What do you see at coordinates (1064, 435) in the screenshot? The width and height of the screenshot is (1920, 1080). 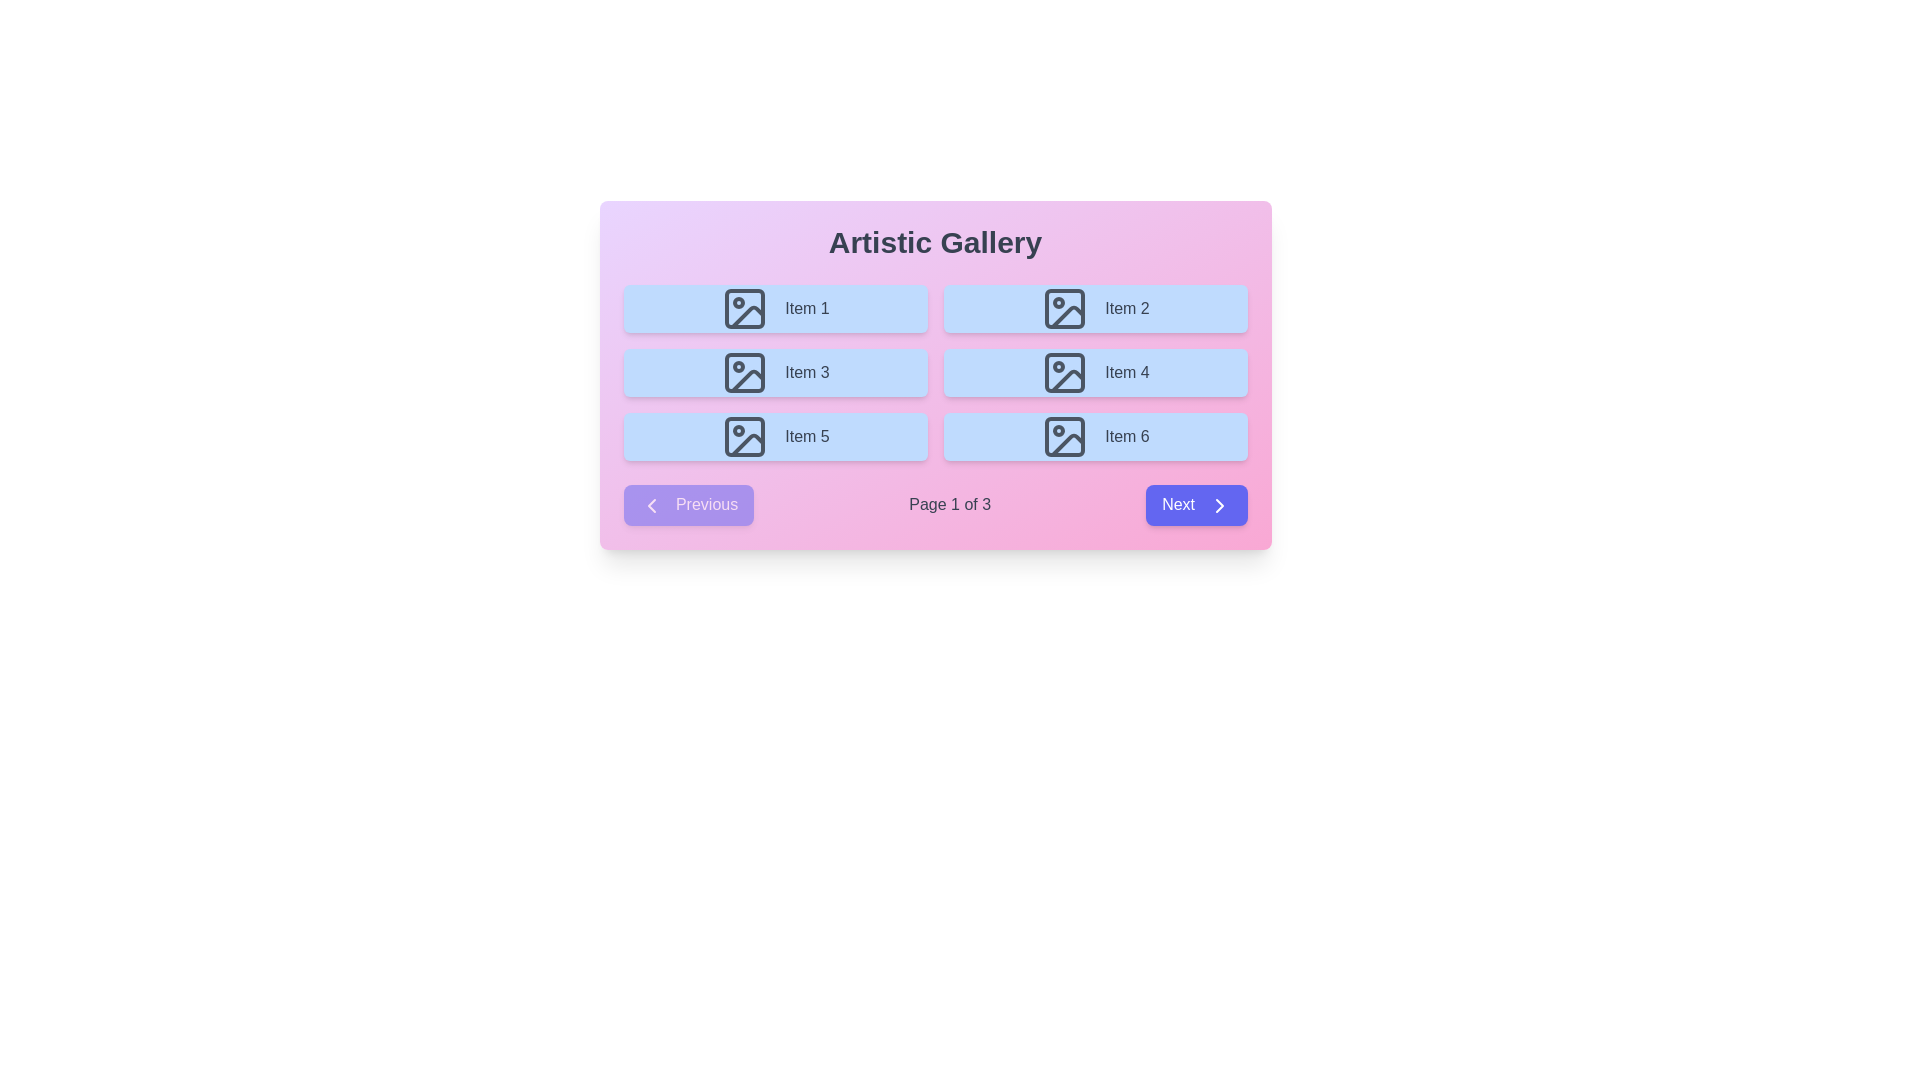 I see `the gray icon resembling an image symbol located inside the button for 'Item 6' in the 'Artistic Gallery' section` at bounding box center [1064, 435].